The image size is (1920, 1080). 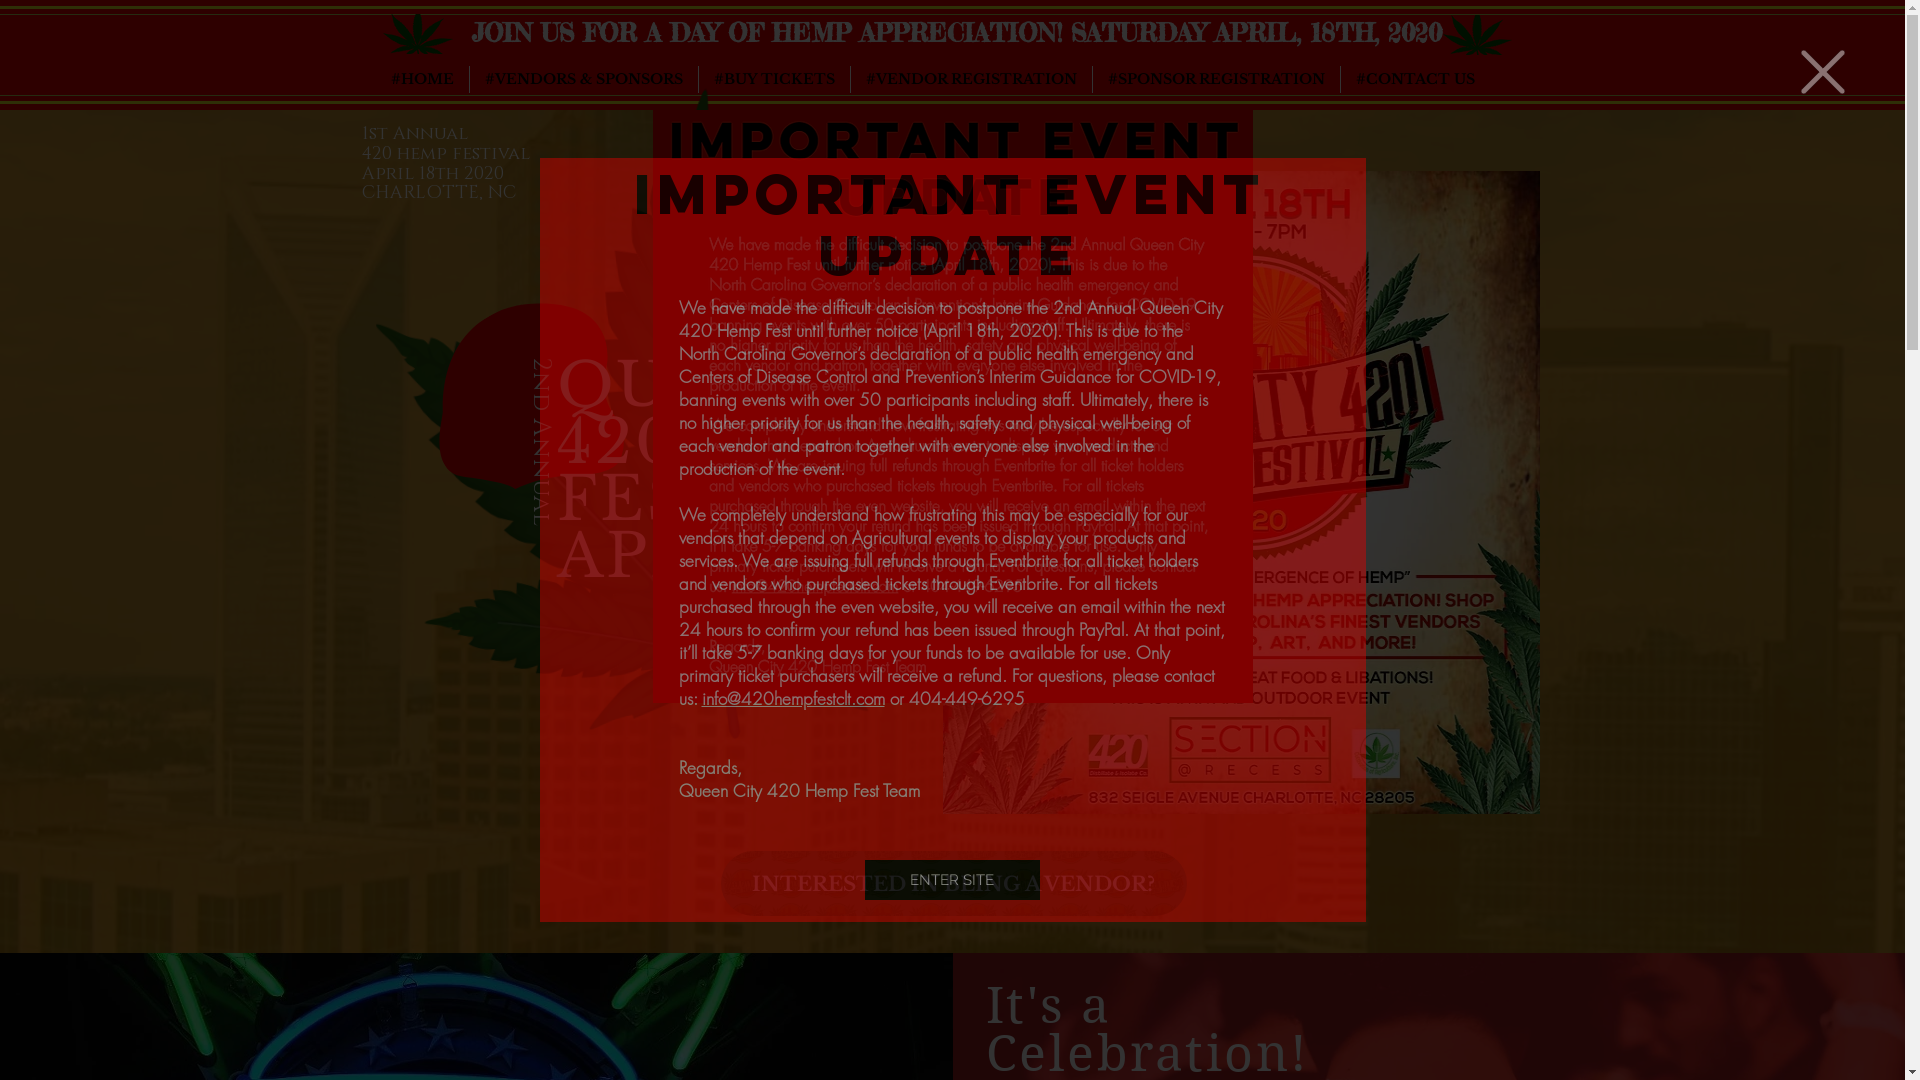 I want to click on '#SPONSOR REGISTRATION', so click(x=1214, y=78).